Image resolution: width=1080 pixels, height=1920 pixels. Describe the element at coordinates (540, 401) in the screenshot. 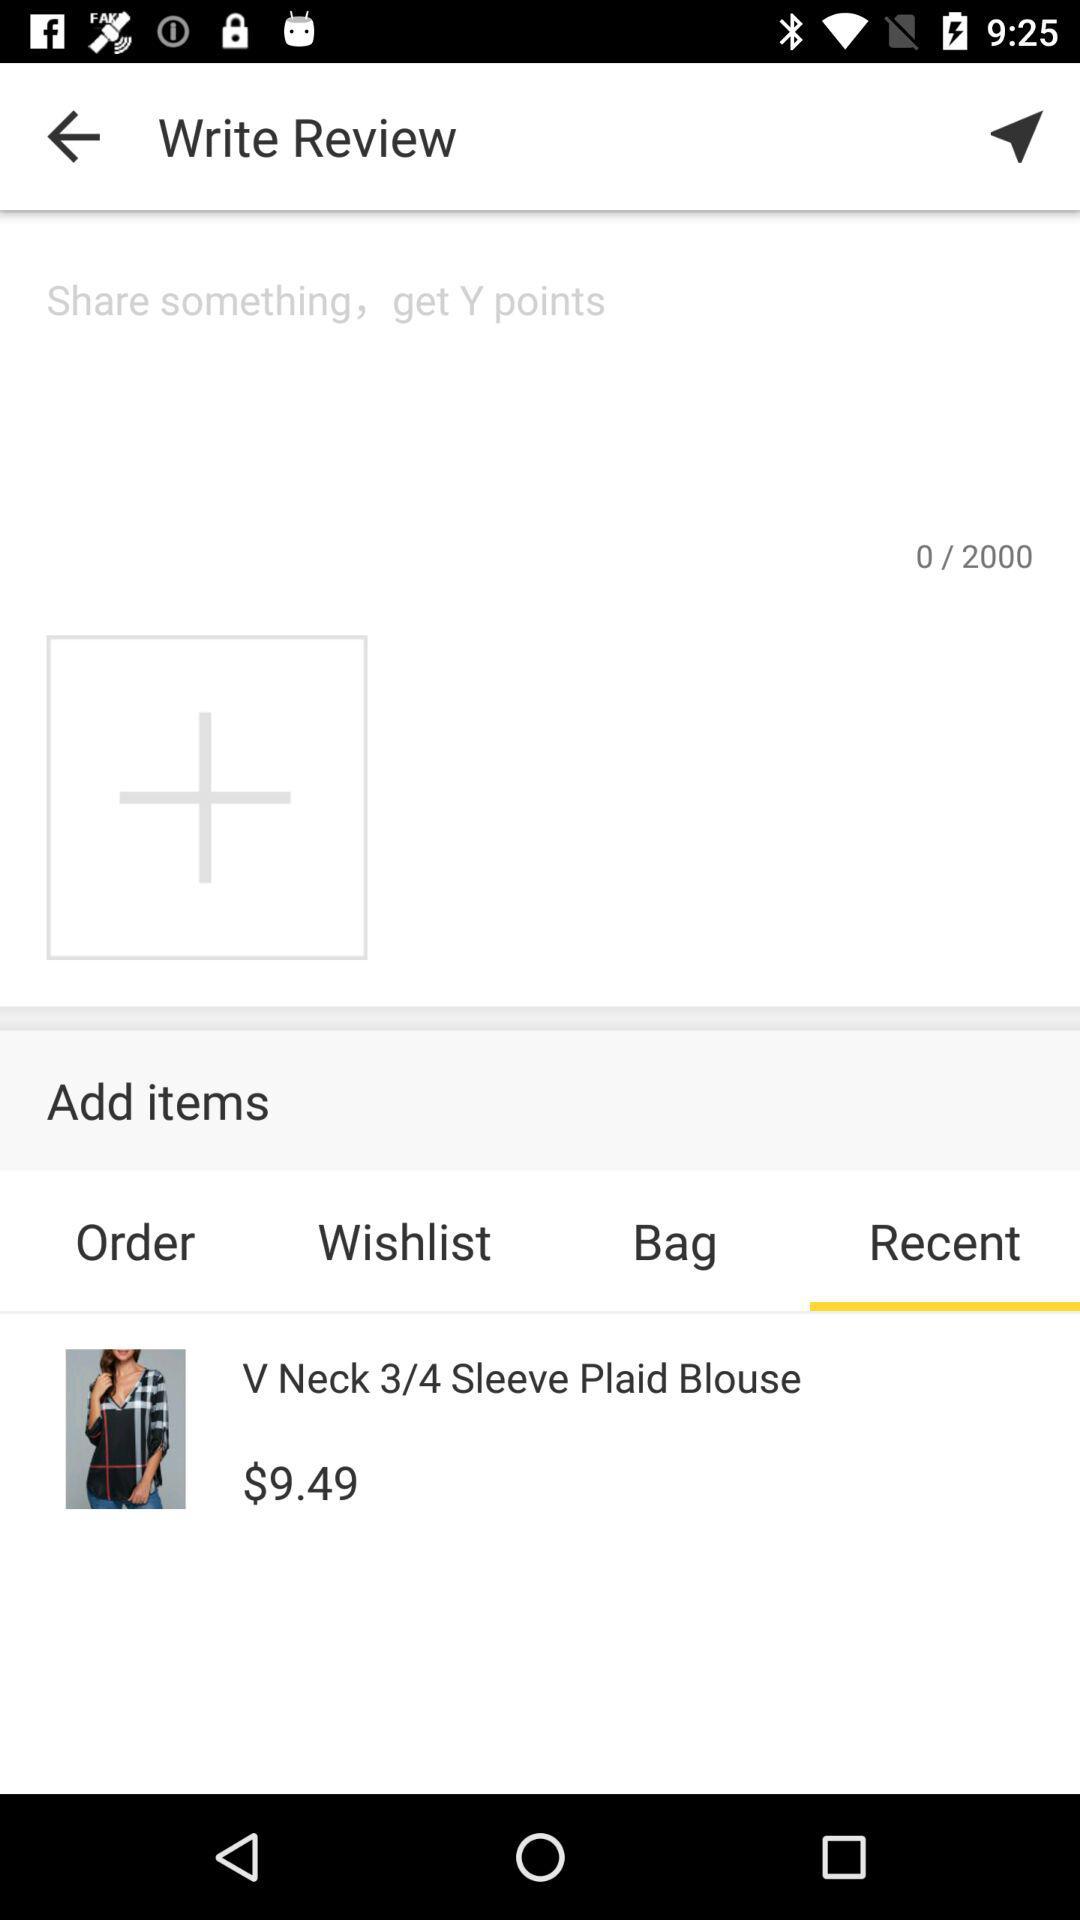

I see `share a comment` at that location.